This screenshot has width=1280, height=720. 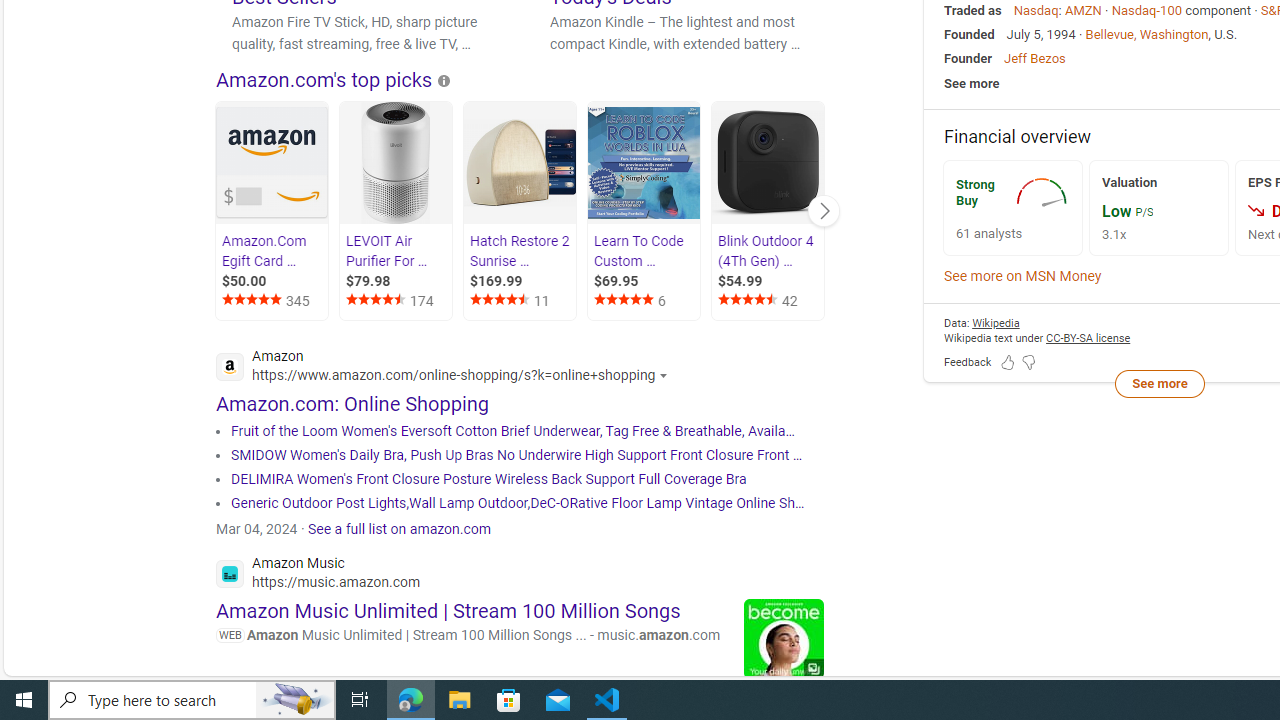 What do you see at coordinates (1034, 57) in the screenshot?
I see `'Jeff Bezos'` at bounding box center [1034, 57].